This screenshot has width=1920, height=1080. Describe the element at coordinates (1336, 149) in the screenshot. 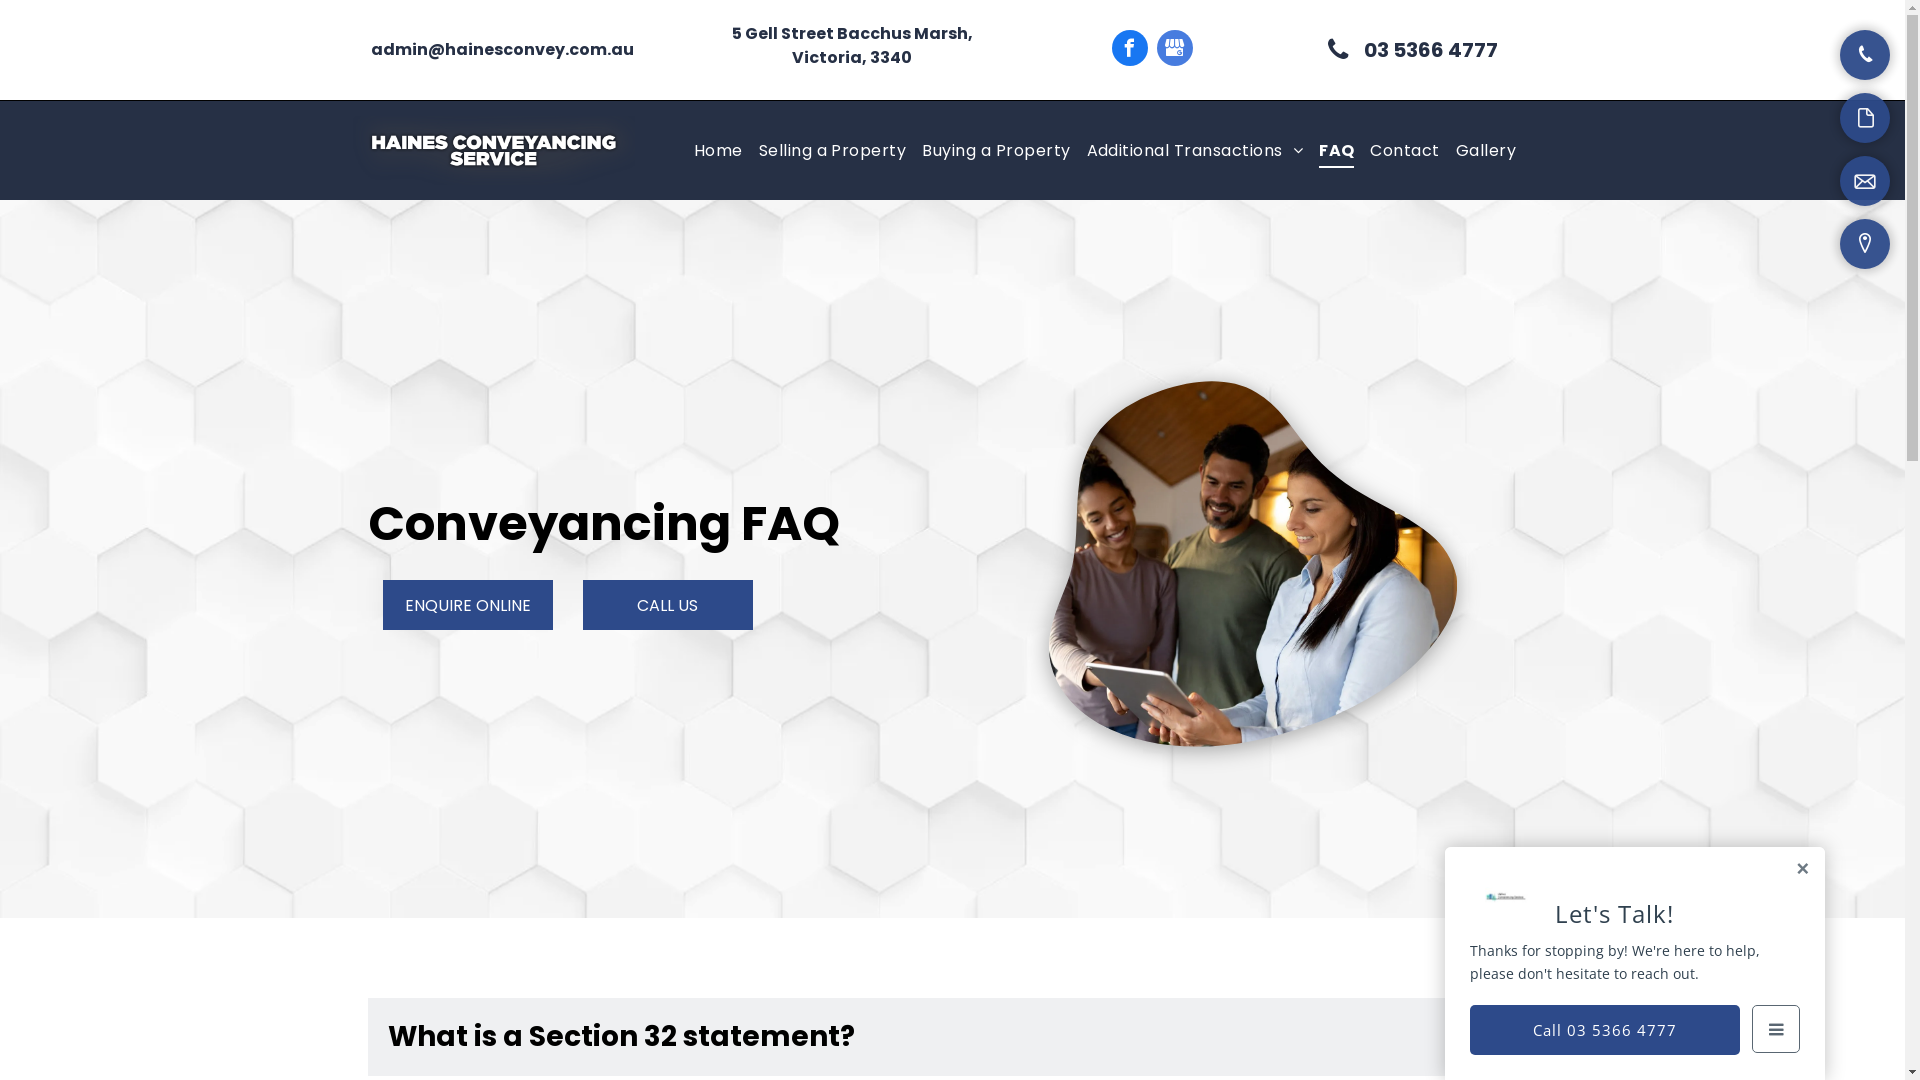

I see `'FAQ'` at that location.